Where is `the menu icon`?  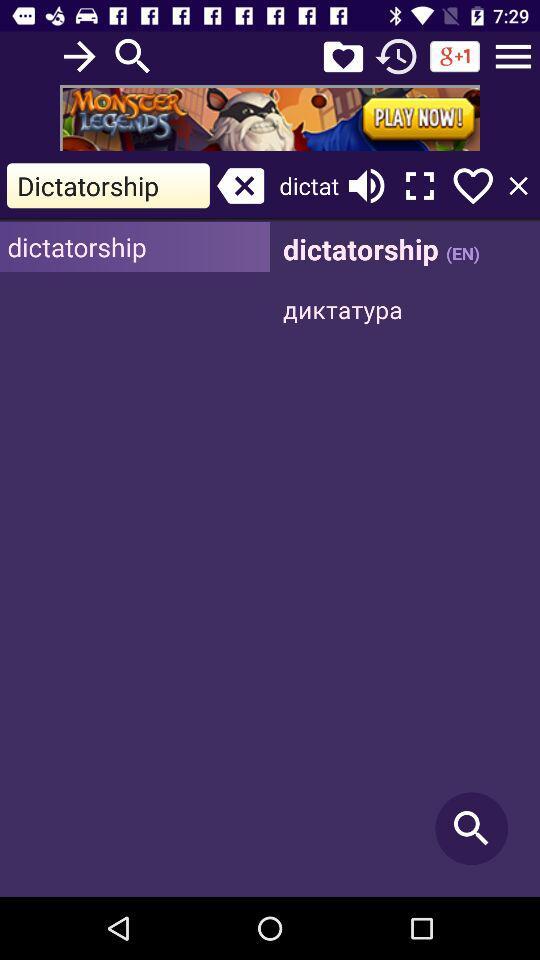
the menu icon is located at coordinates (513, 55).